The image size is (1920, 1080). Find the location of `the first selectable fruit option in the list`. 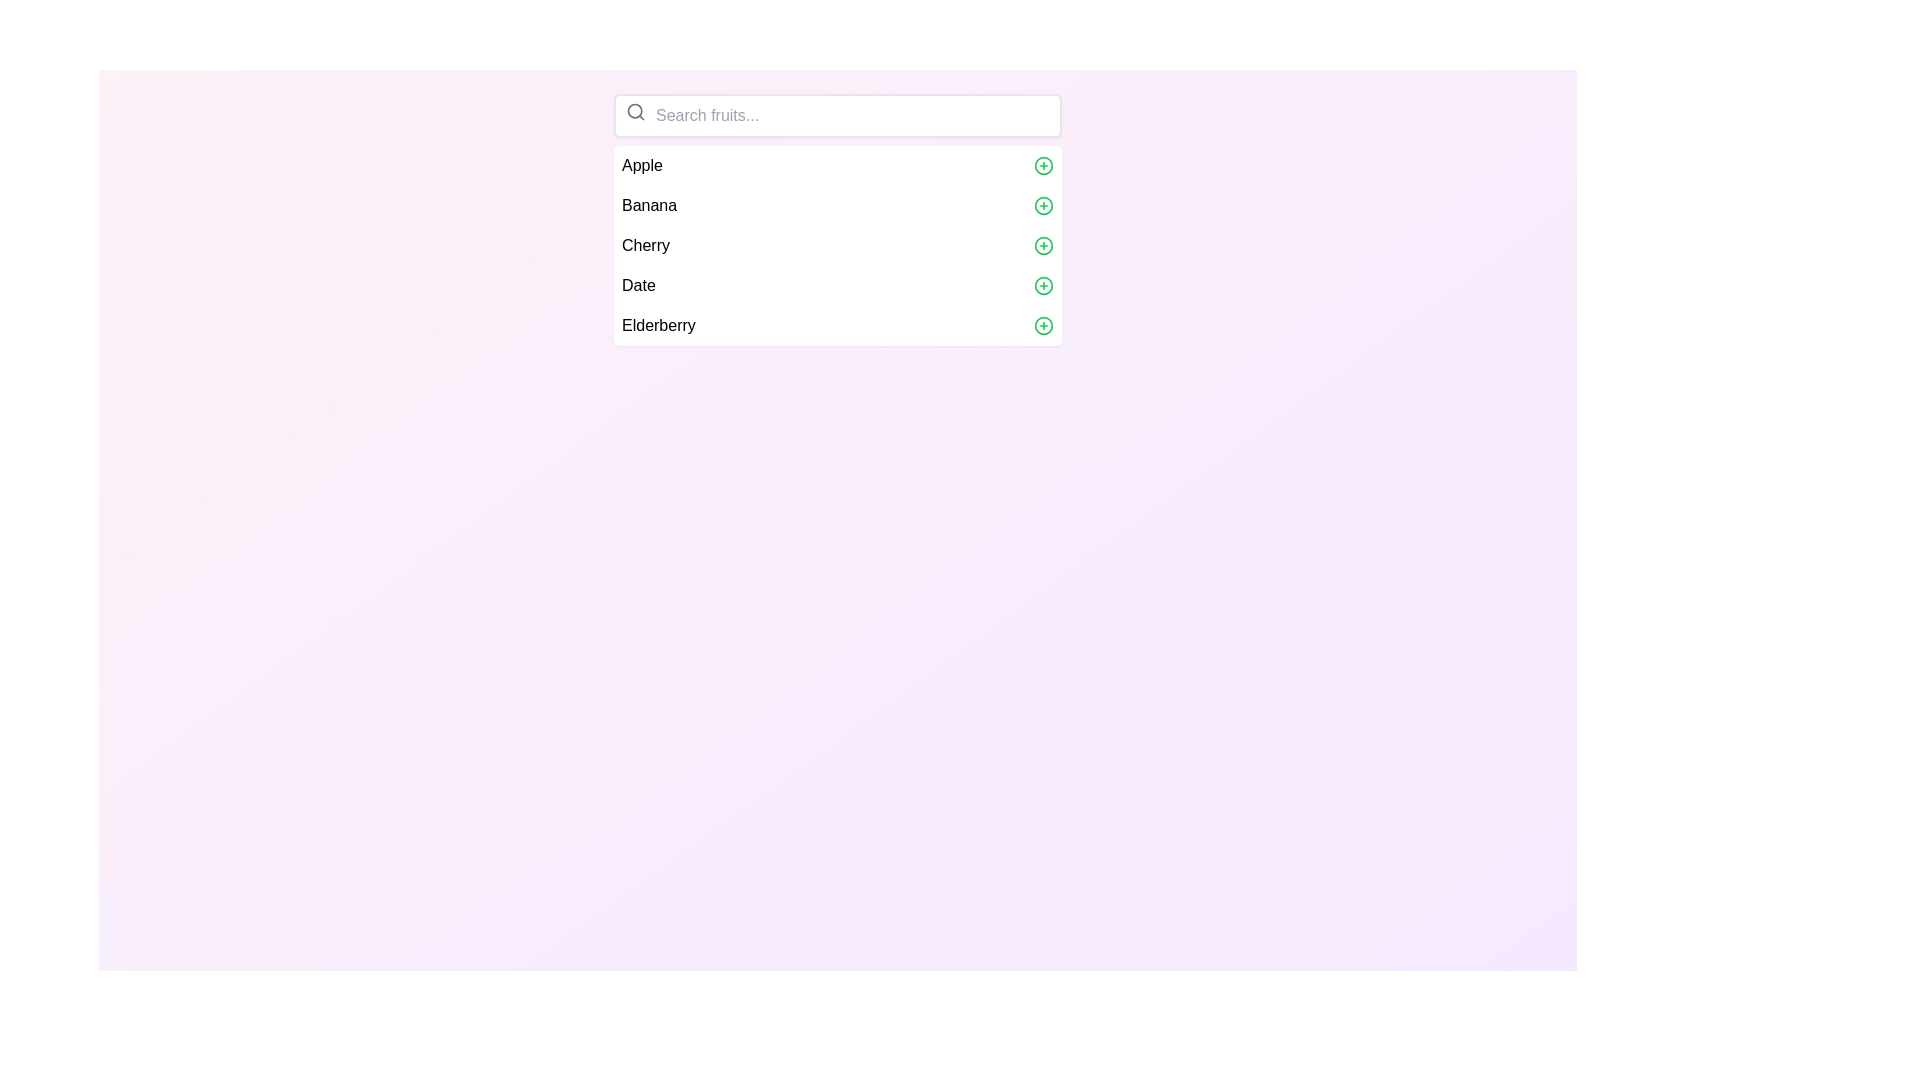

the first selectable fruit option in the list is located at coordinates (838, 164).